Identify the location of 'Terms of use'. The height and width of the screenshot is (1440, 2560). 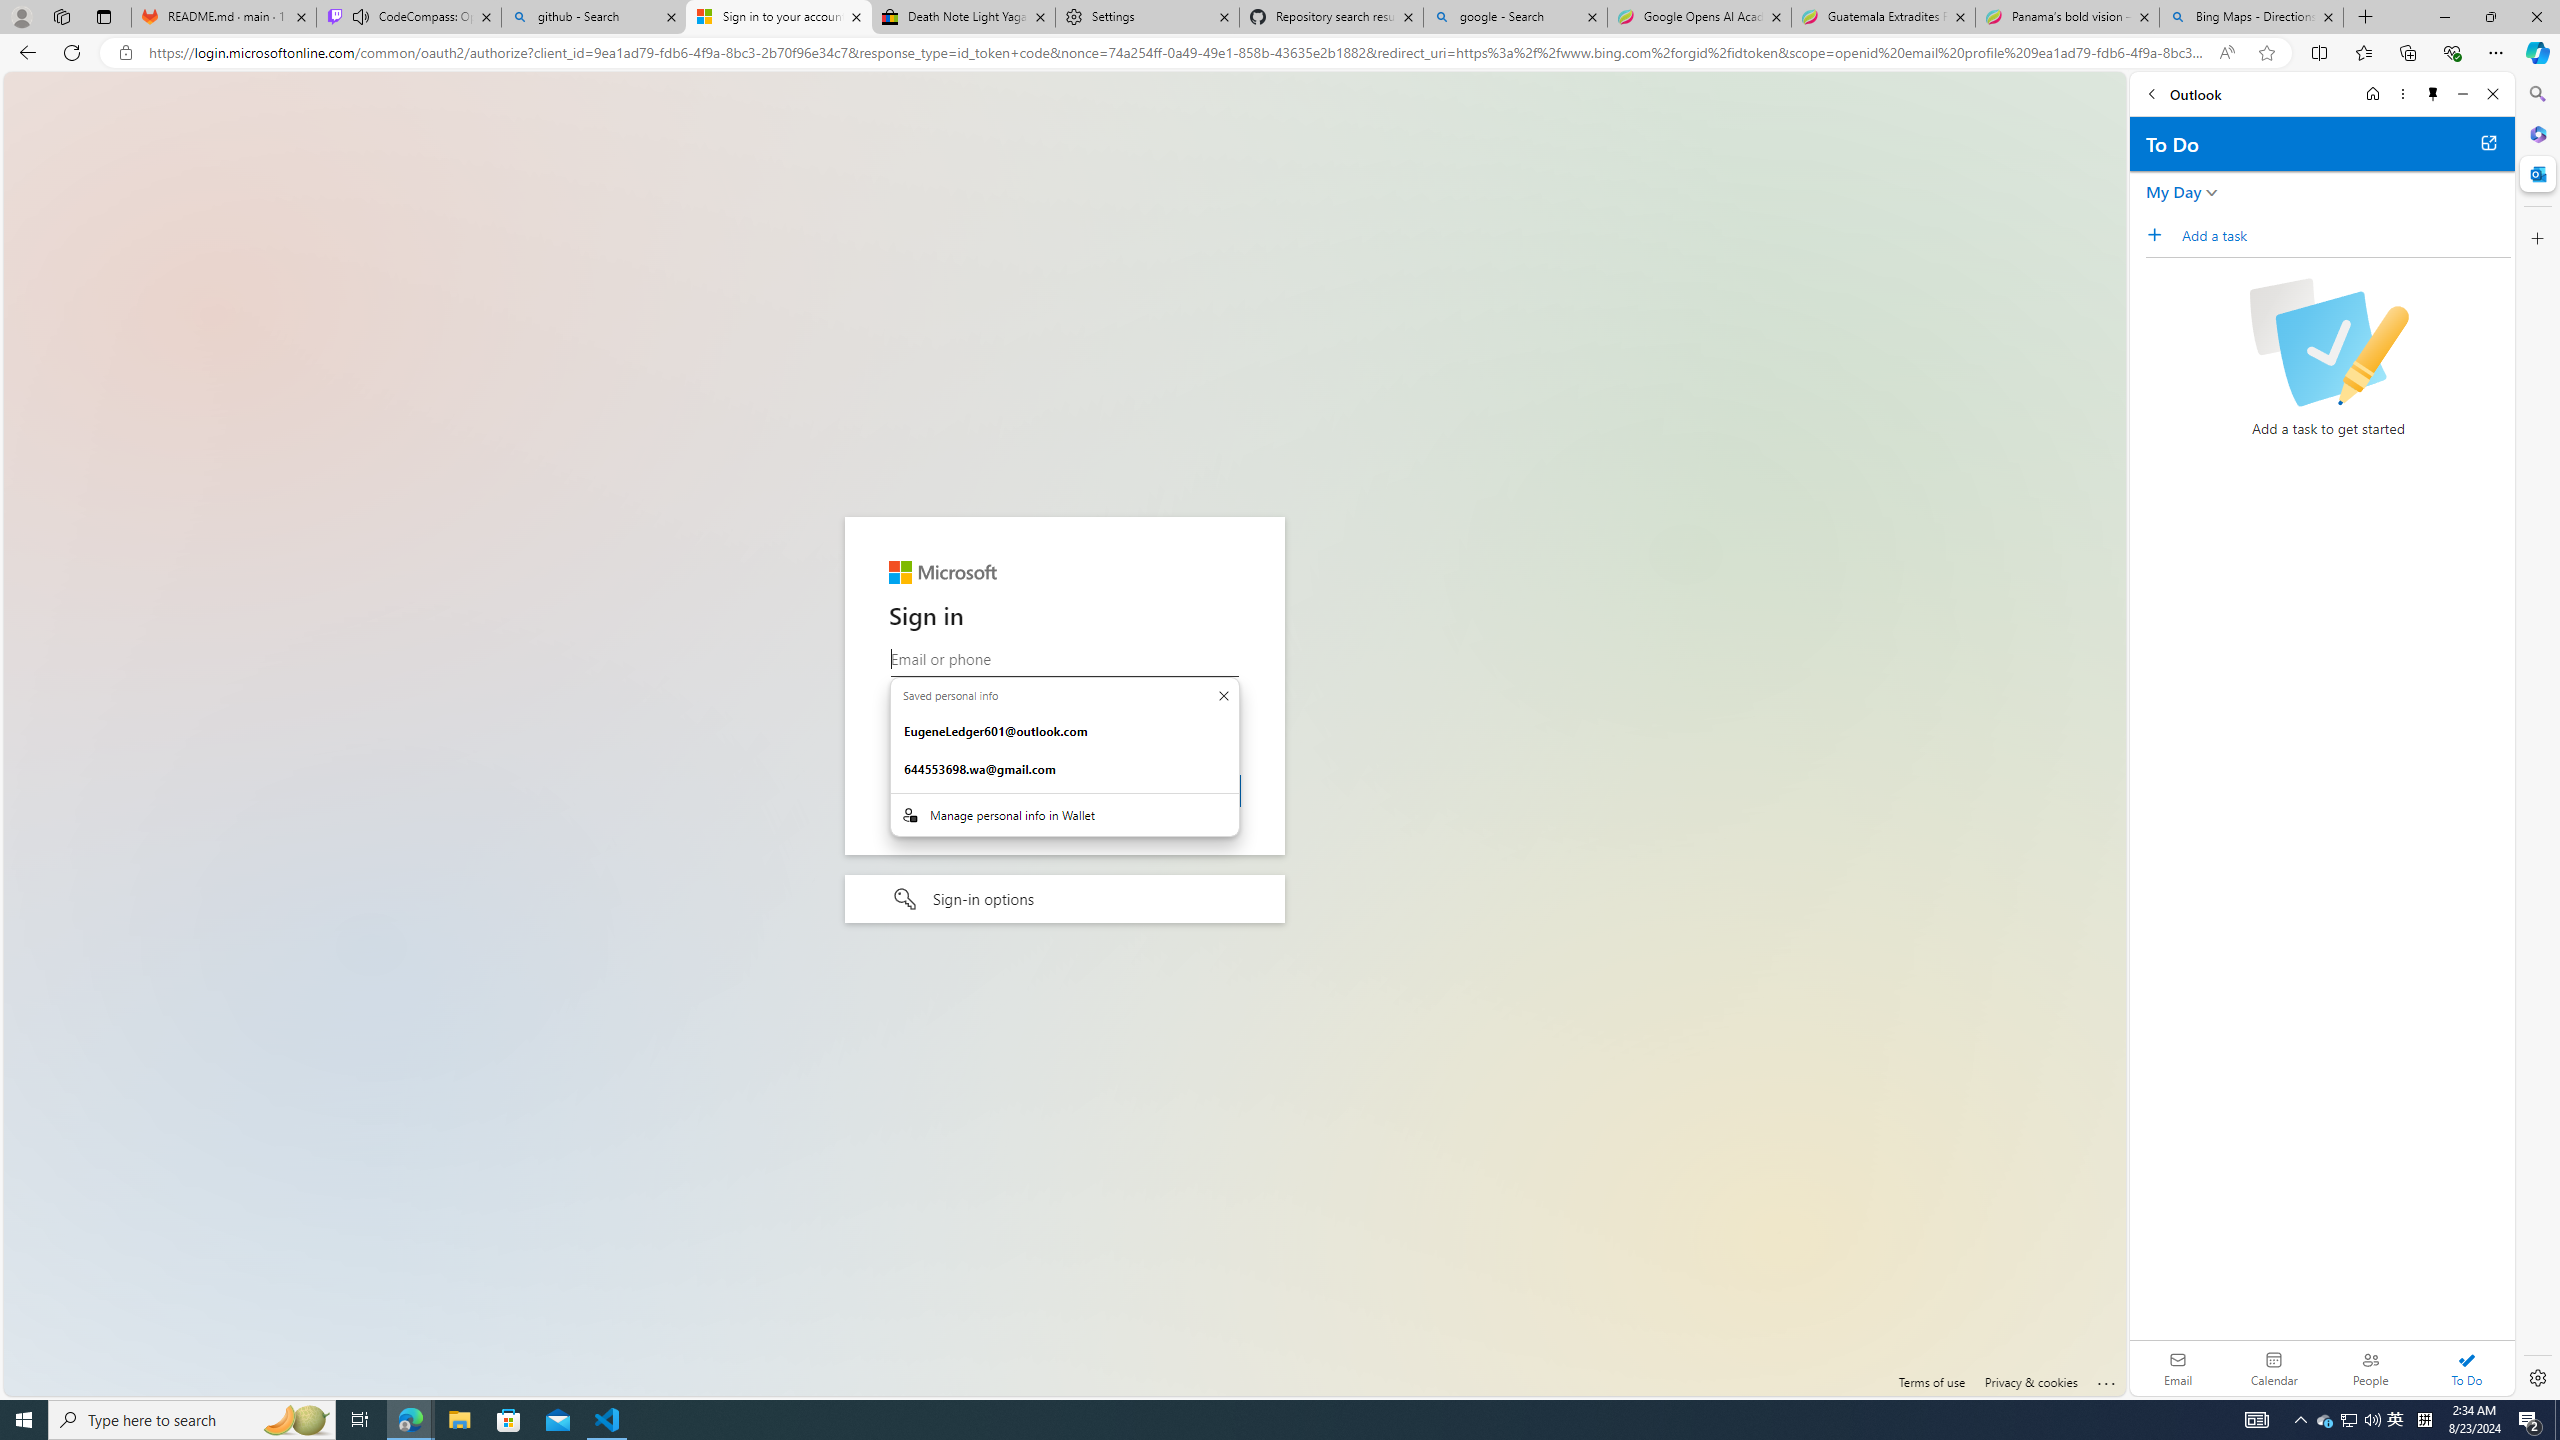
(1931, 1382).